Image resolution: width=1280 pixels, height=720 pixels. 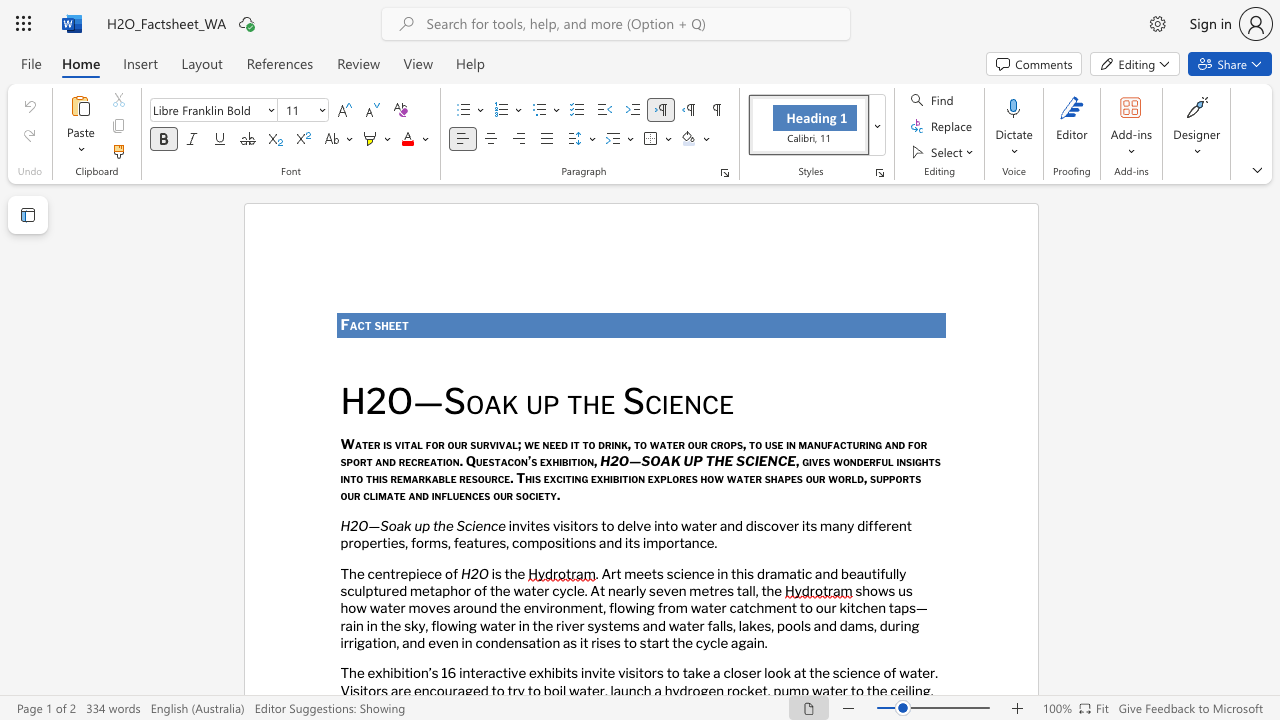 What do you see at coordinates (635, 524) in the screenshot?
I see `the subset text "ve into water and discover its many diffe" within the text "invites visitors to delve into water and discover its many different properties, forms, features,"` at bounding box center [635, 524].